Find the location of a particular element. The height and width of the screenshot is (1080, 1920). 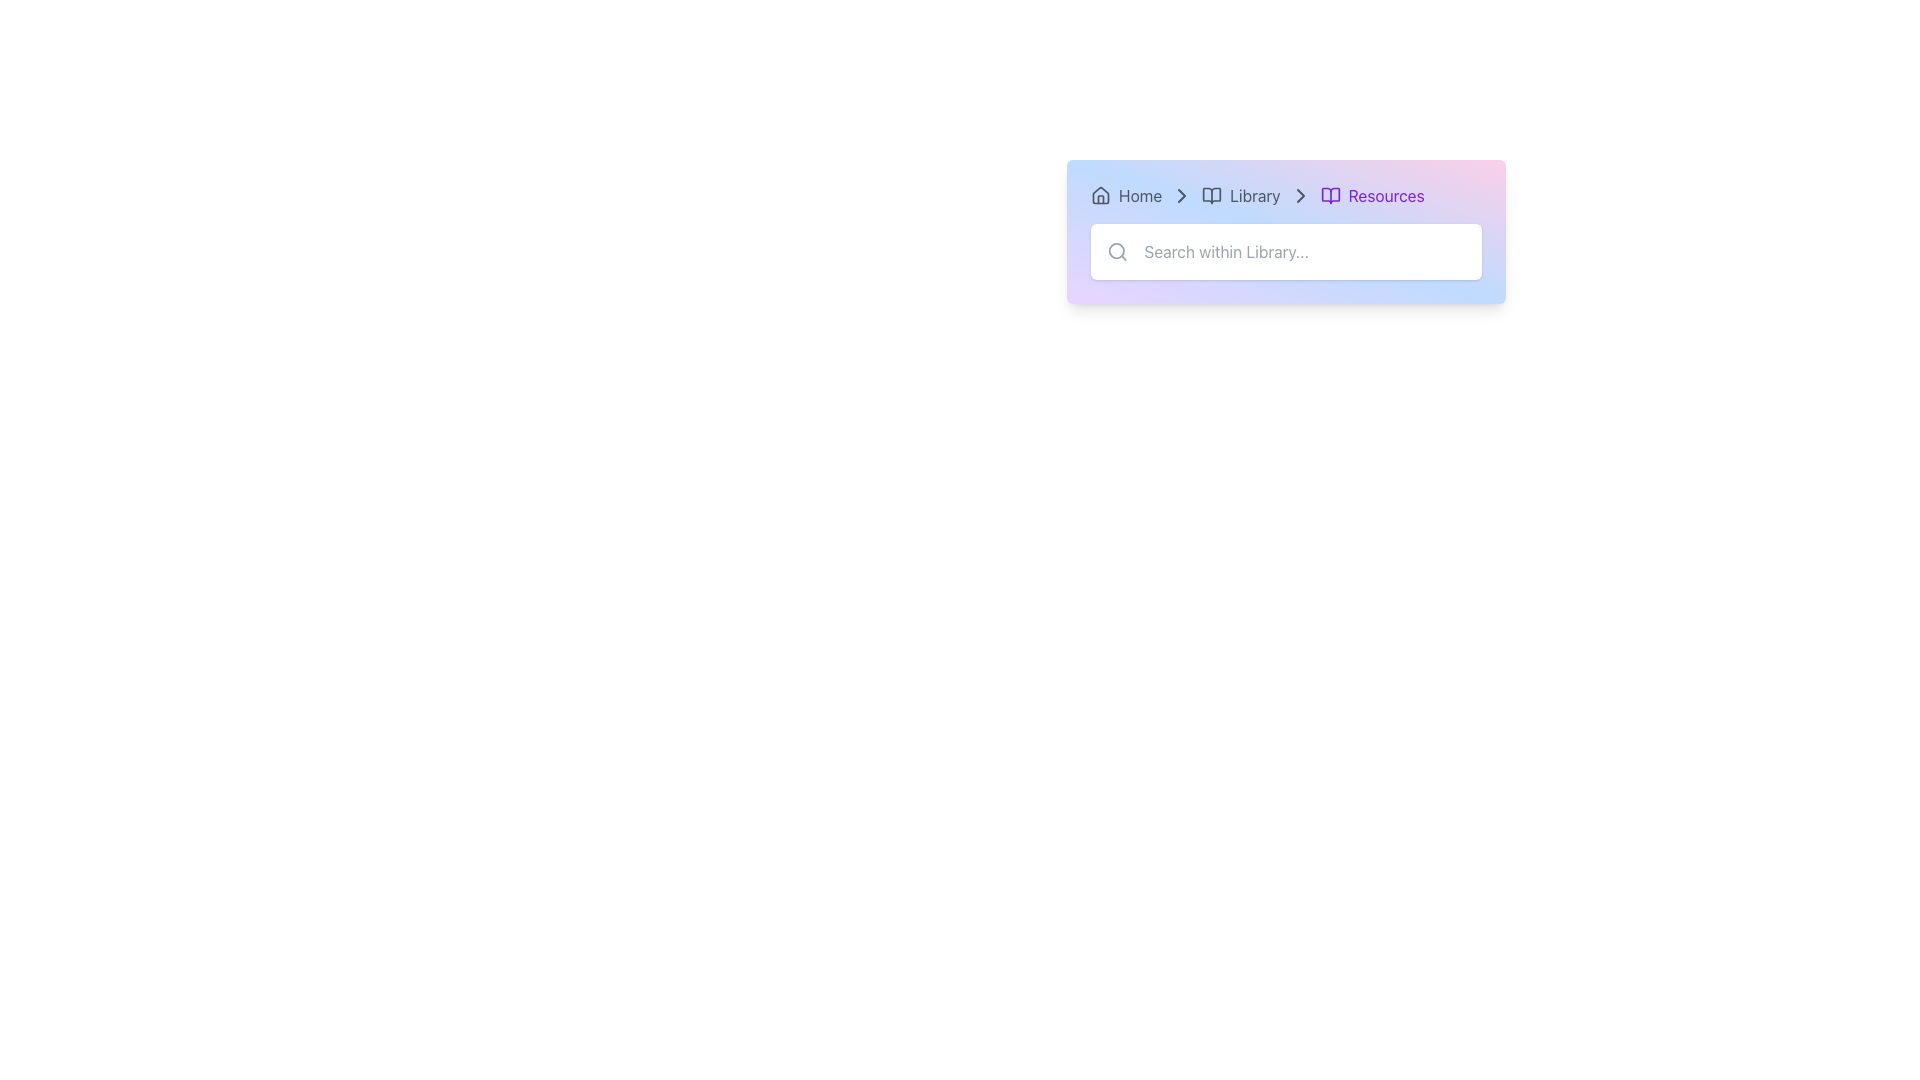

the static text label 'Library' in the breadcrumb navigation component, which serves as a reference point for navigation is located at coordinates (1254, 196).